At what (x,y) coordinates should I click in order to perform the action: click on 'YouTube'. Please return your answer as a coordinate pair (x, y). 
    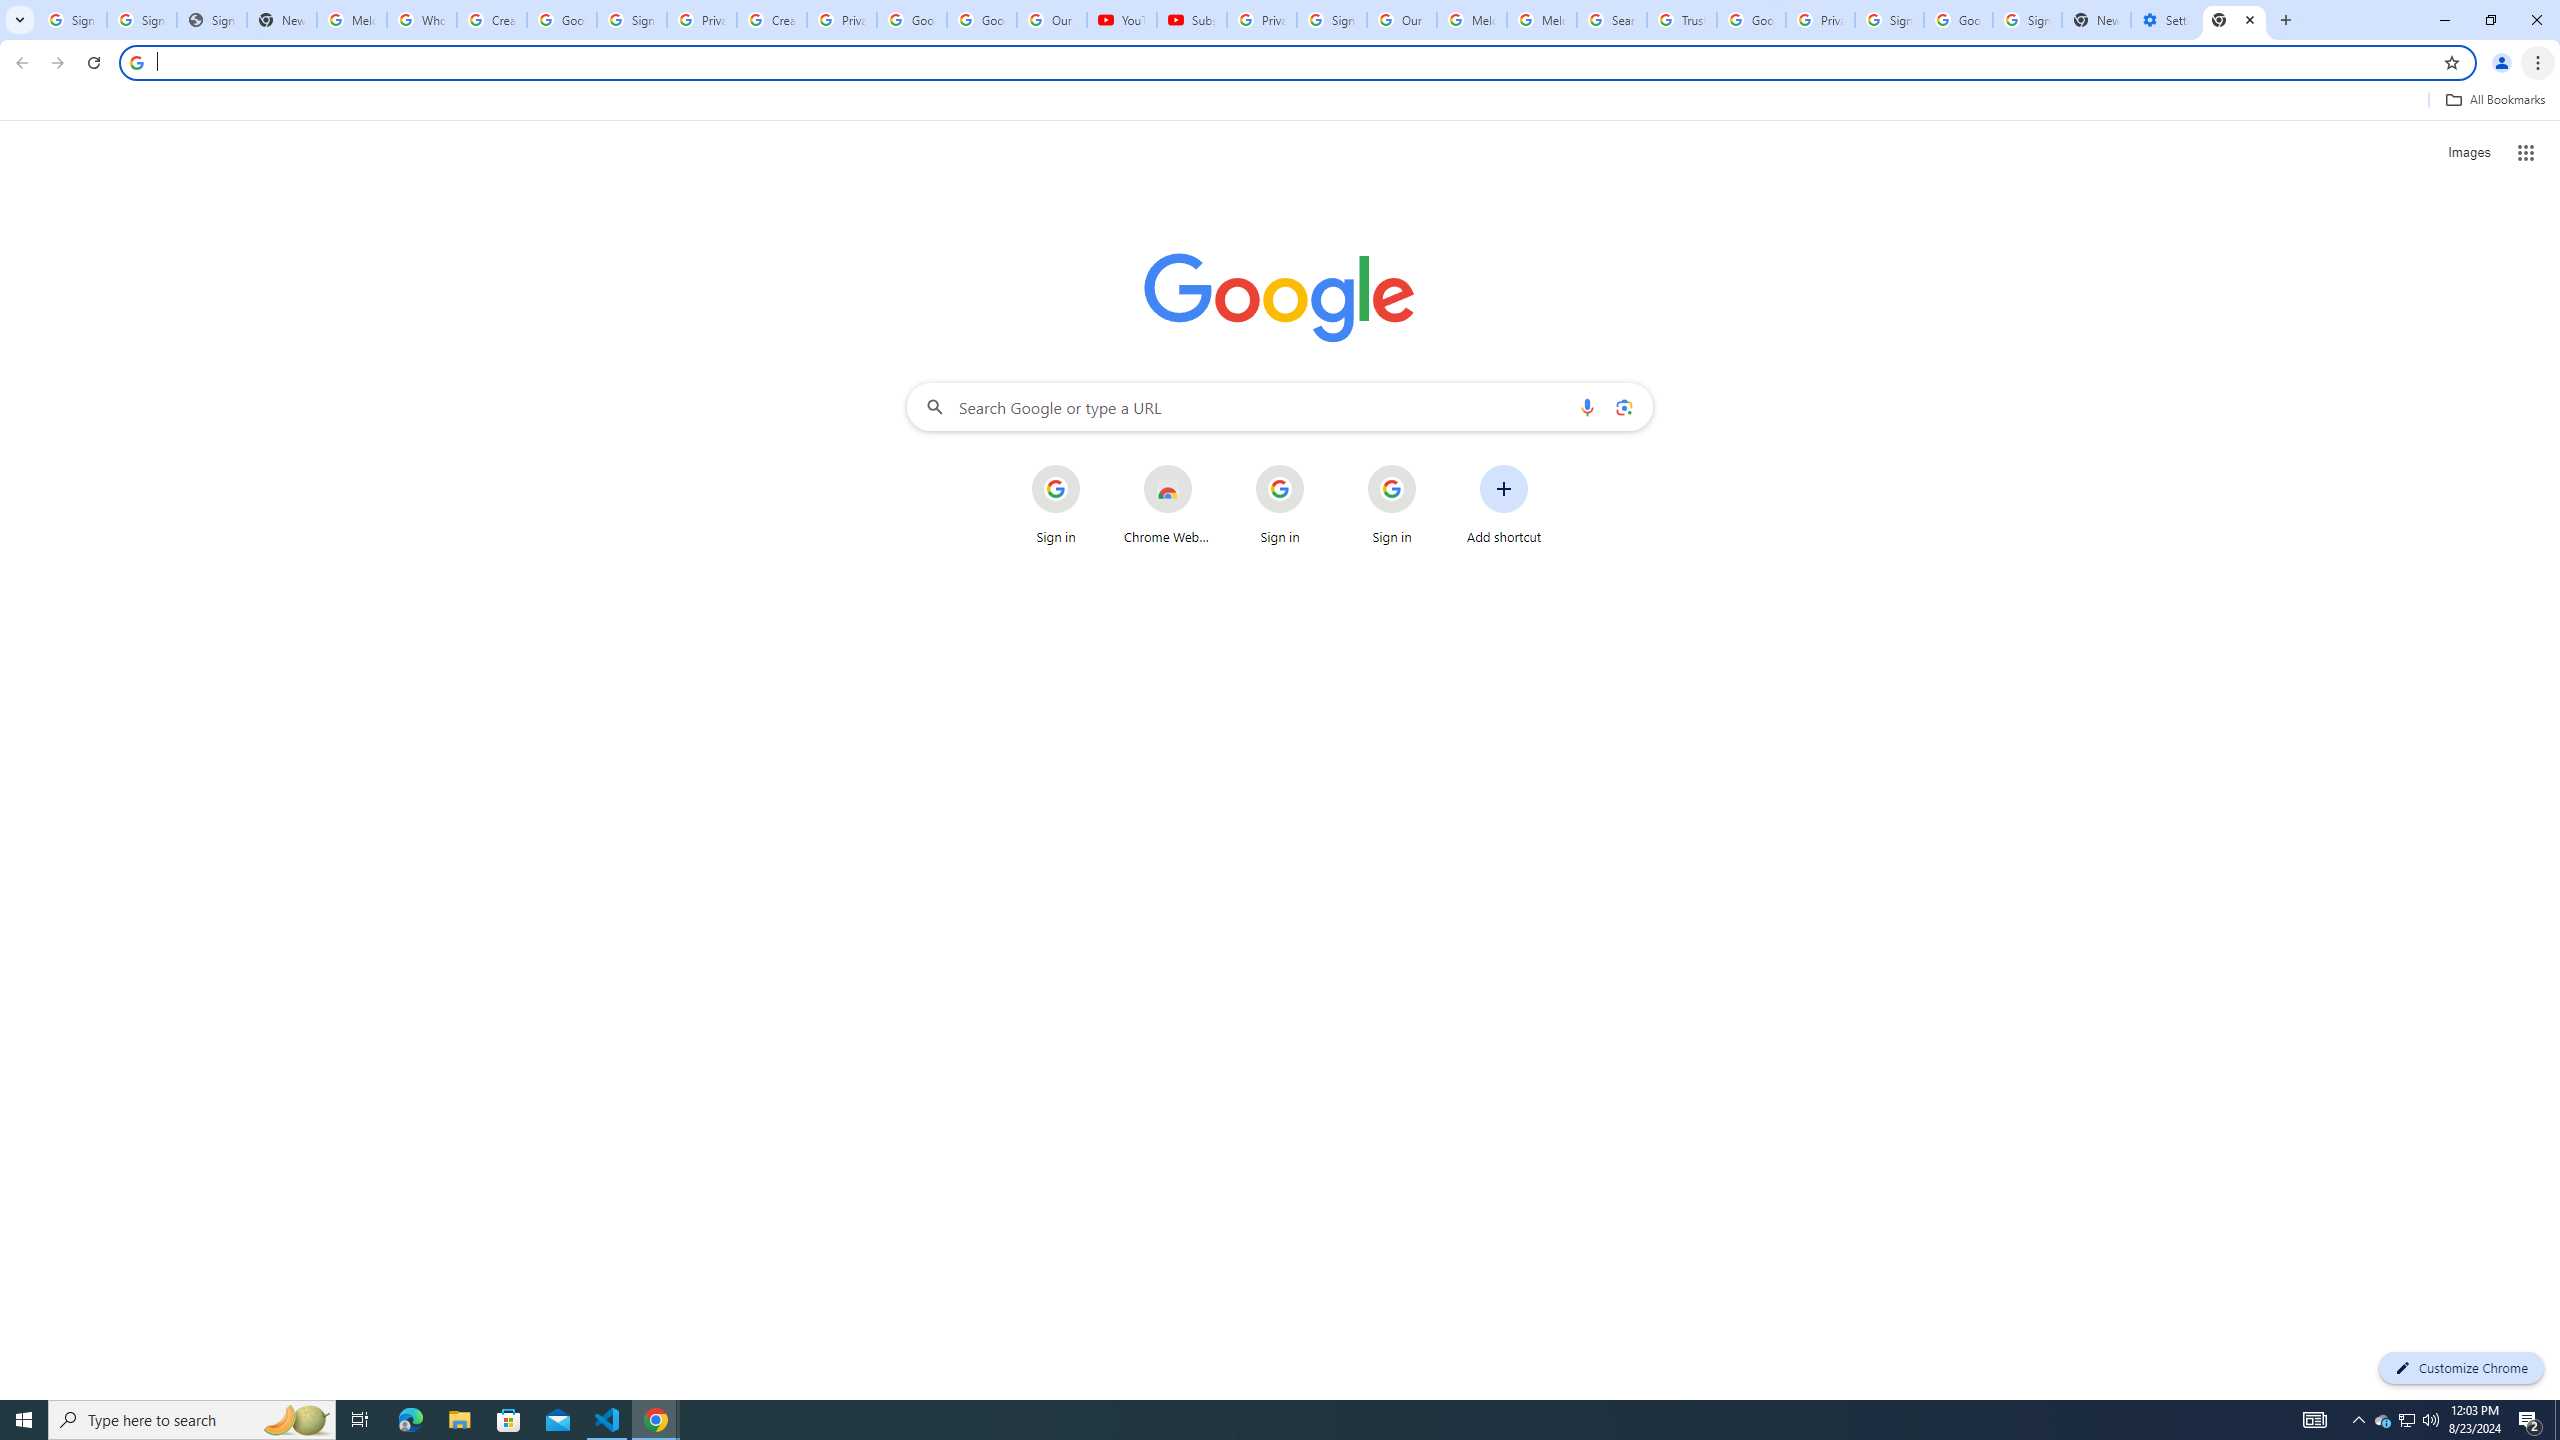
    Looking at the image, I should click on (1121, 19).